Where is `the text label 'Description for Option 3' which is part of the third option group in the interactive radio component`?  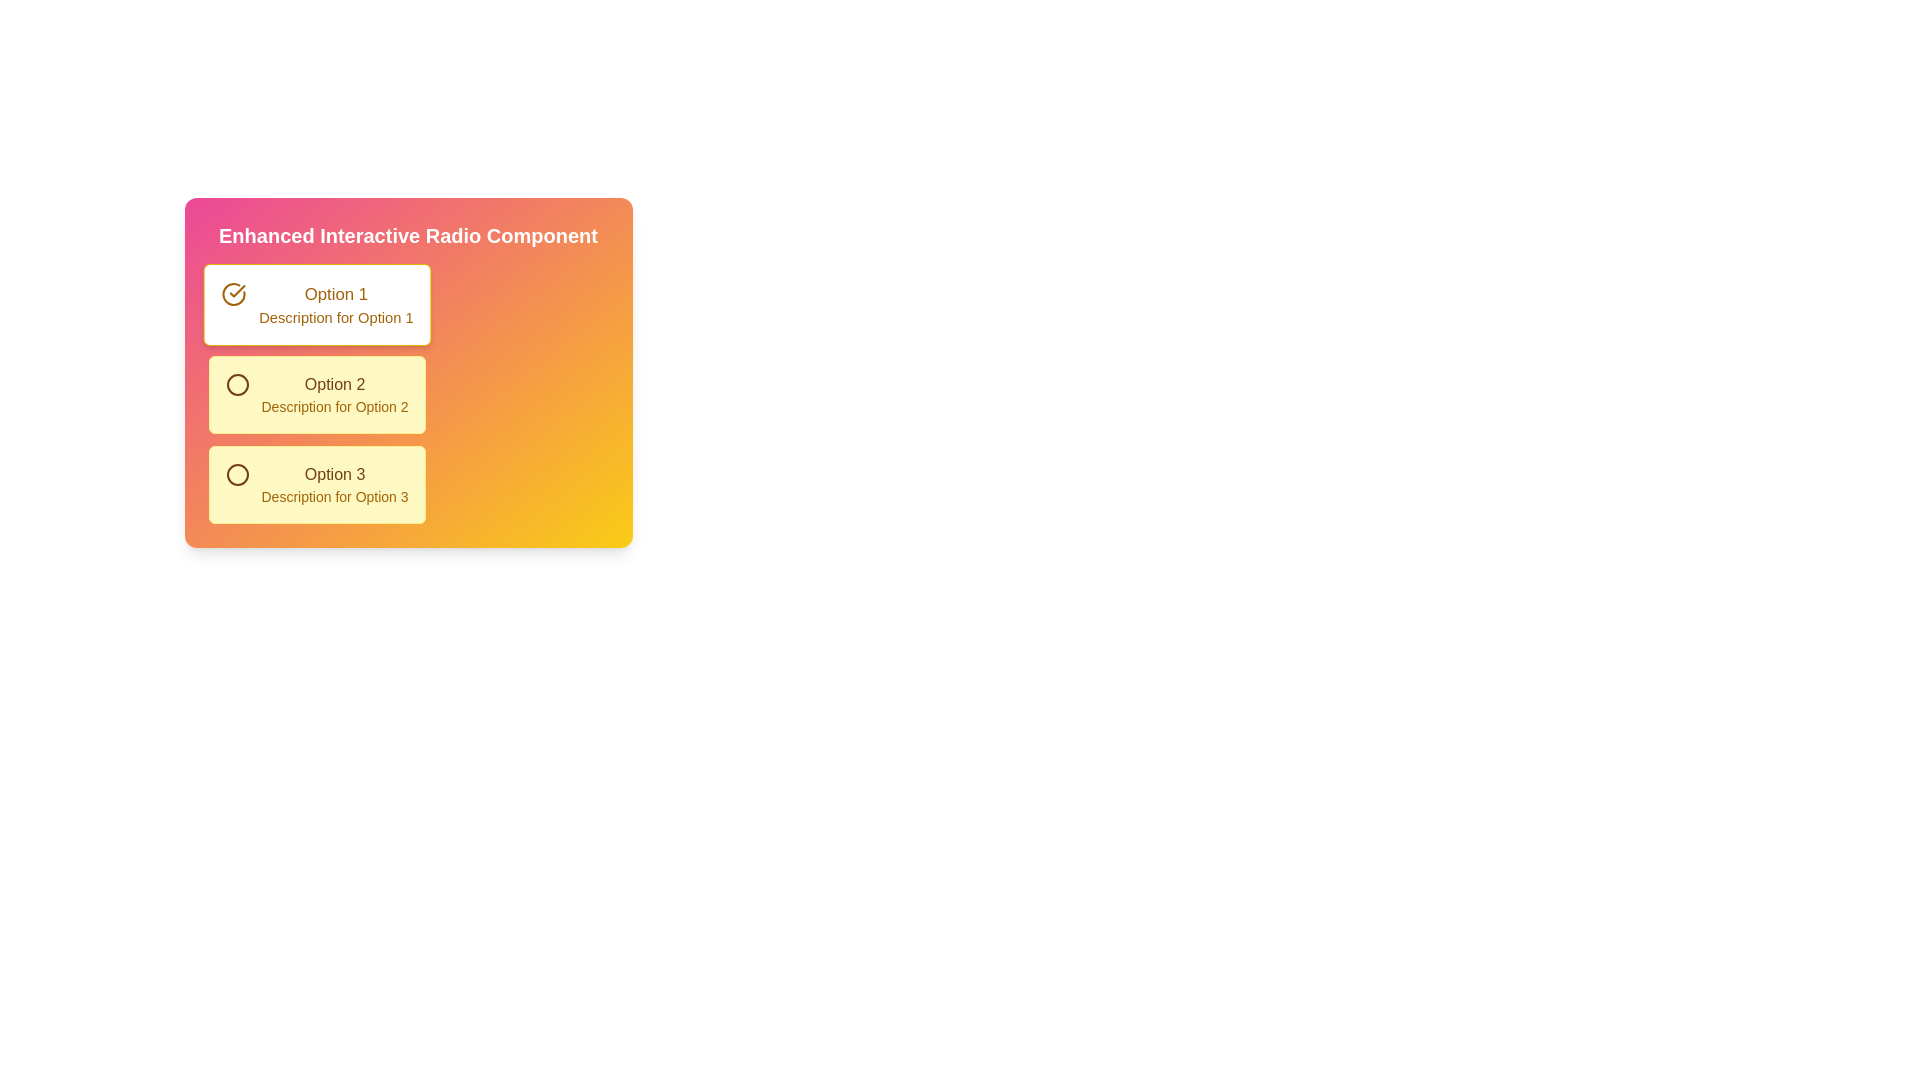 the text label 'Description for Option 3' which is part of the third option group in the interactive radio component is located at coordinates (335, 496).